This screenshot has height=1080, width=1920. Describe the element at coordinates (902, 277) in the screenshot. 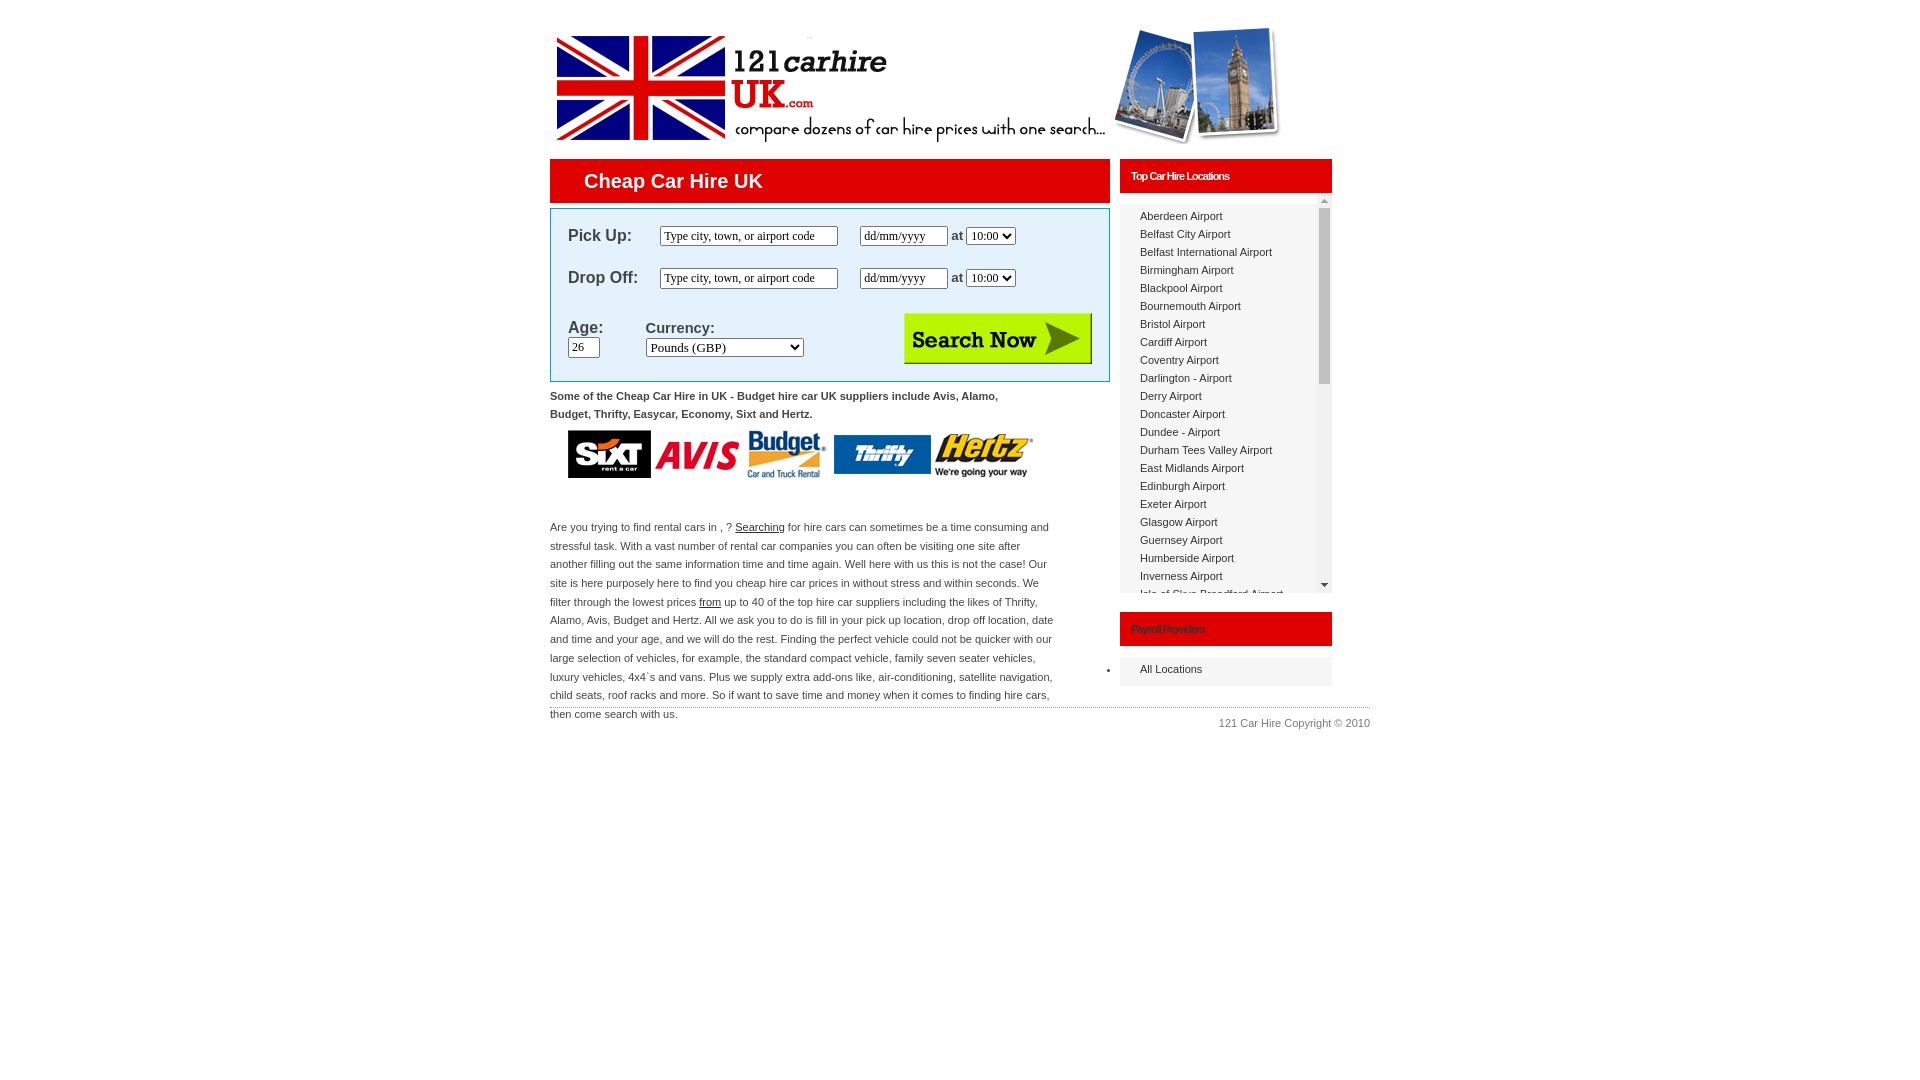

I see `'dd/mm/yyyy'` at that location.